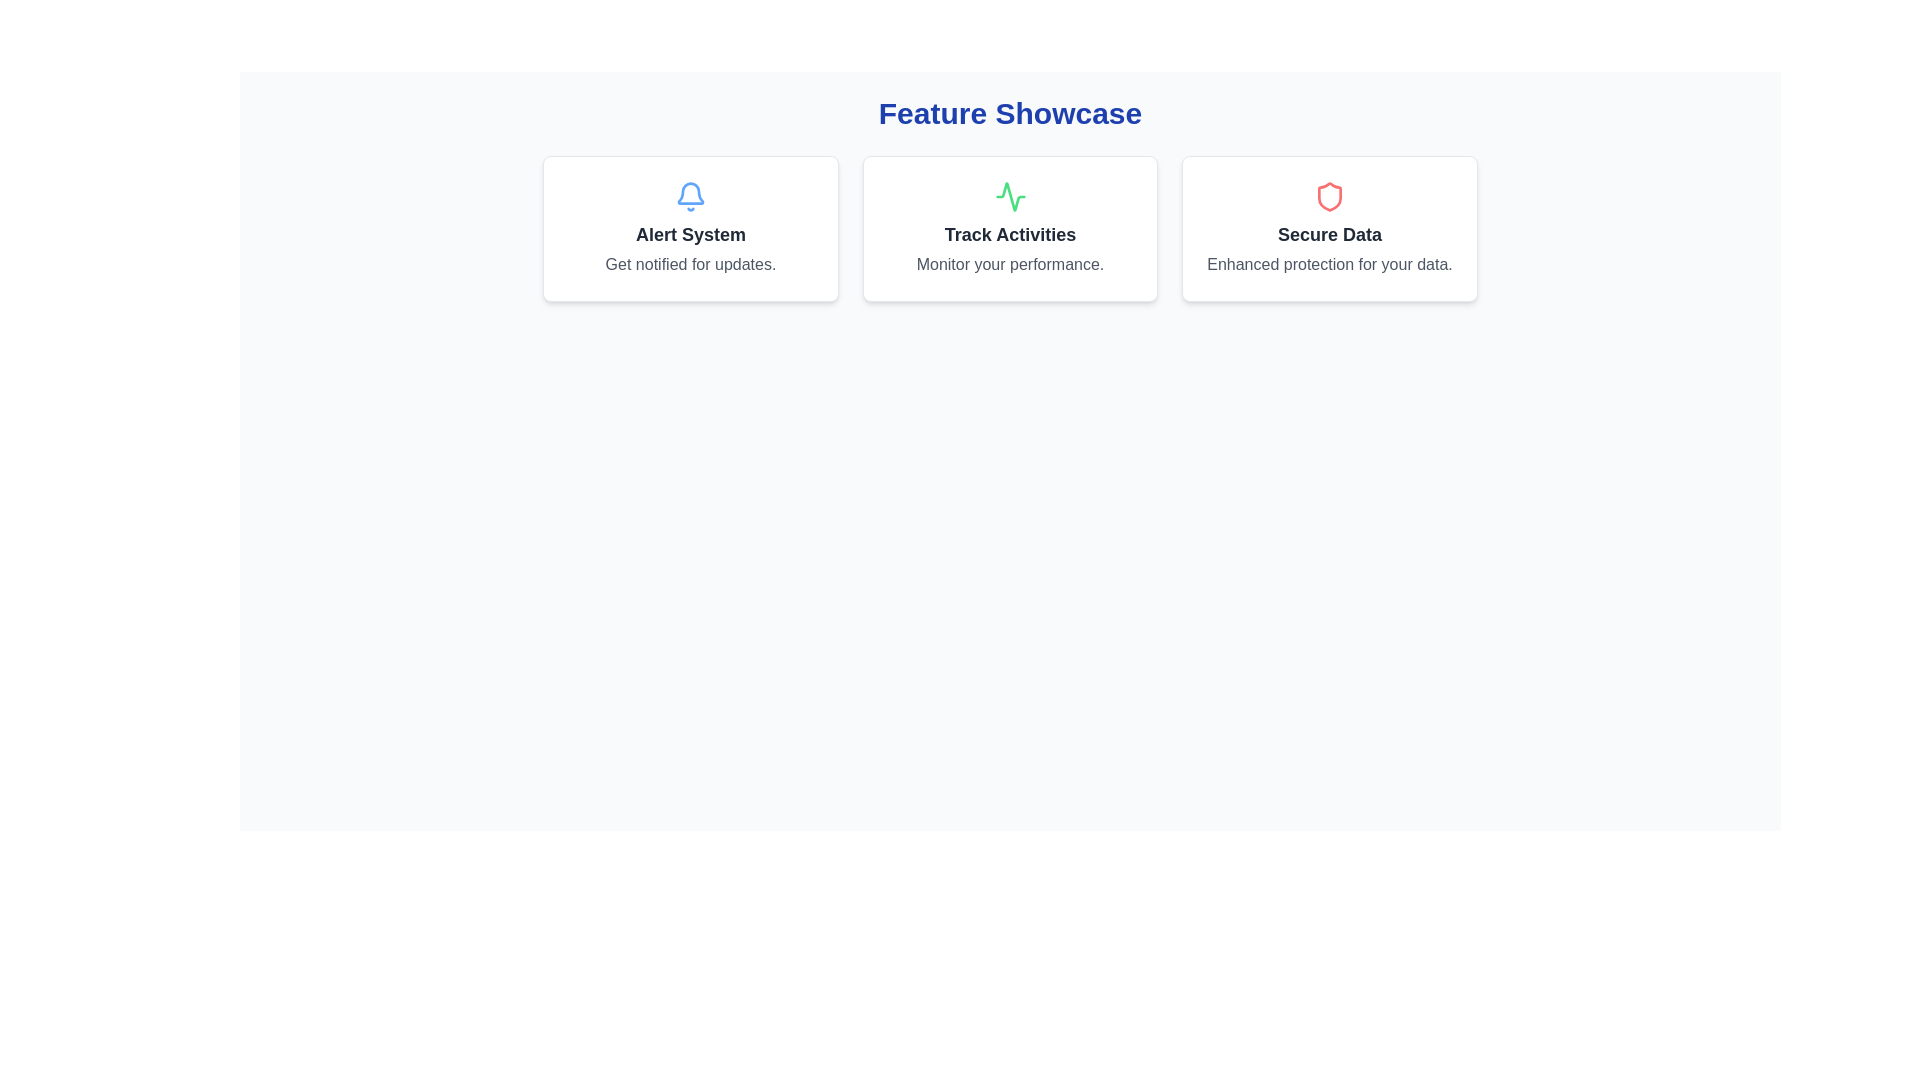 The image size is (1920, 1080). Describe the element at coordinates (1329, 196) in the screenshot. I see `the shield icon, which is outlined in red and located within the 'Secure Data' section, above the text on the 'Secure Data' card` at that location.